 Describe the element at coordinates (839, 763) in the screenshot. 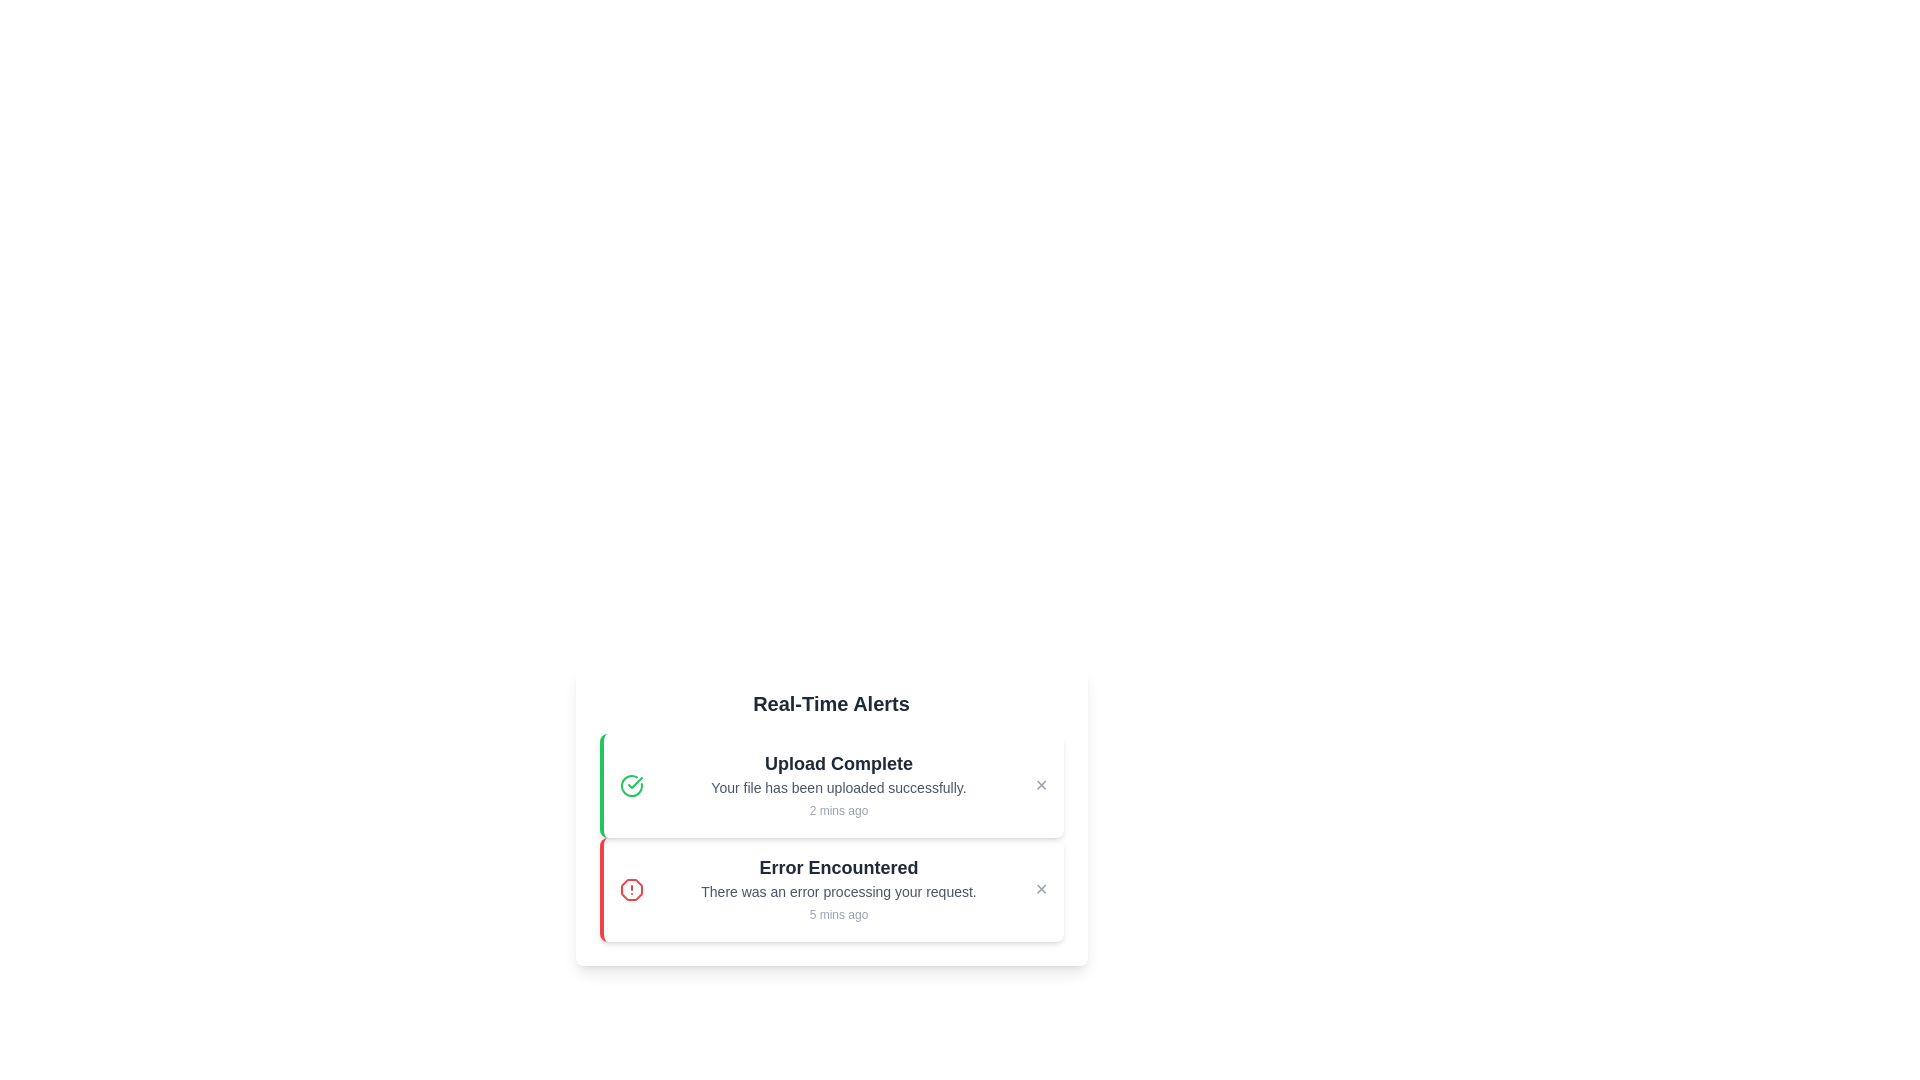

I see `the Text Label that indicates the status of the uploaded file, which shows 'Your file has been uploaded successfully.' in the Real-Time Alerts section` at that location.